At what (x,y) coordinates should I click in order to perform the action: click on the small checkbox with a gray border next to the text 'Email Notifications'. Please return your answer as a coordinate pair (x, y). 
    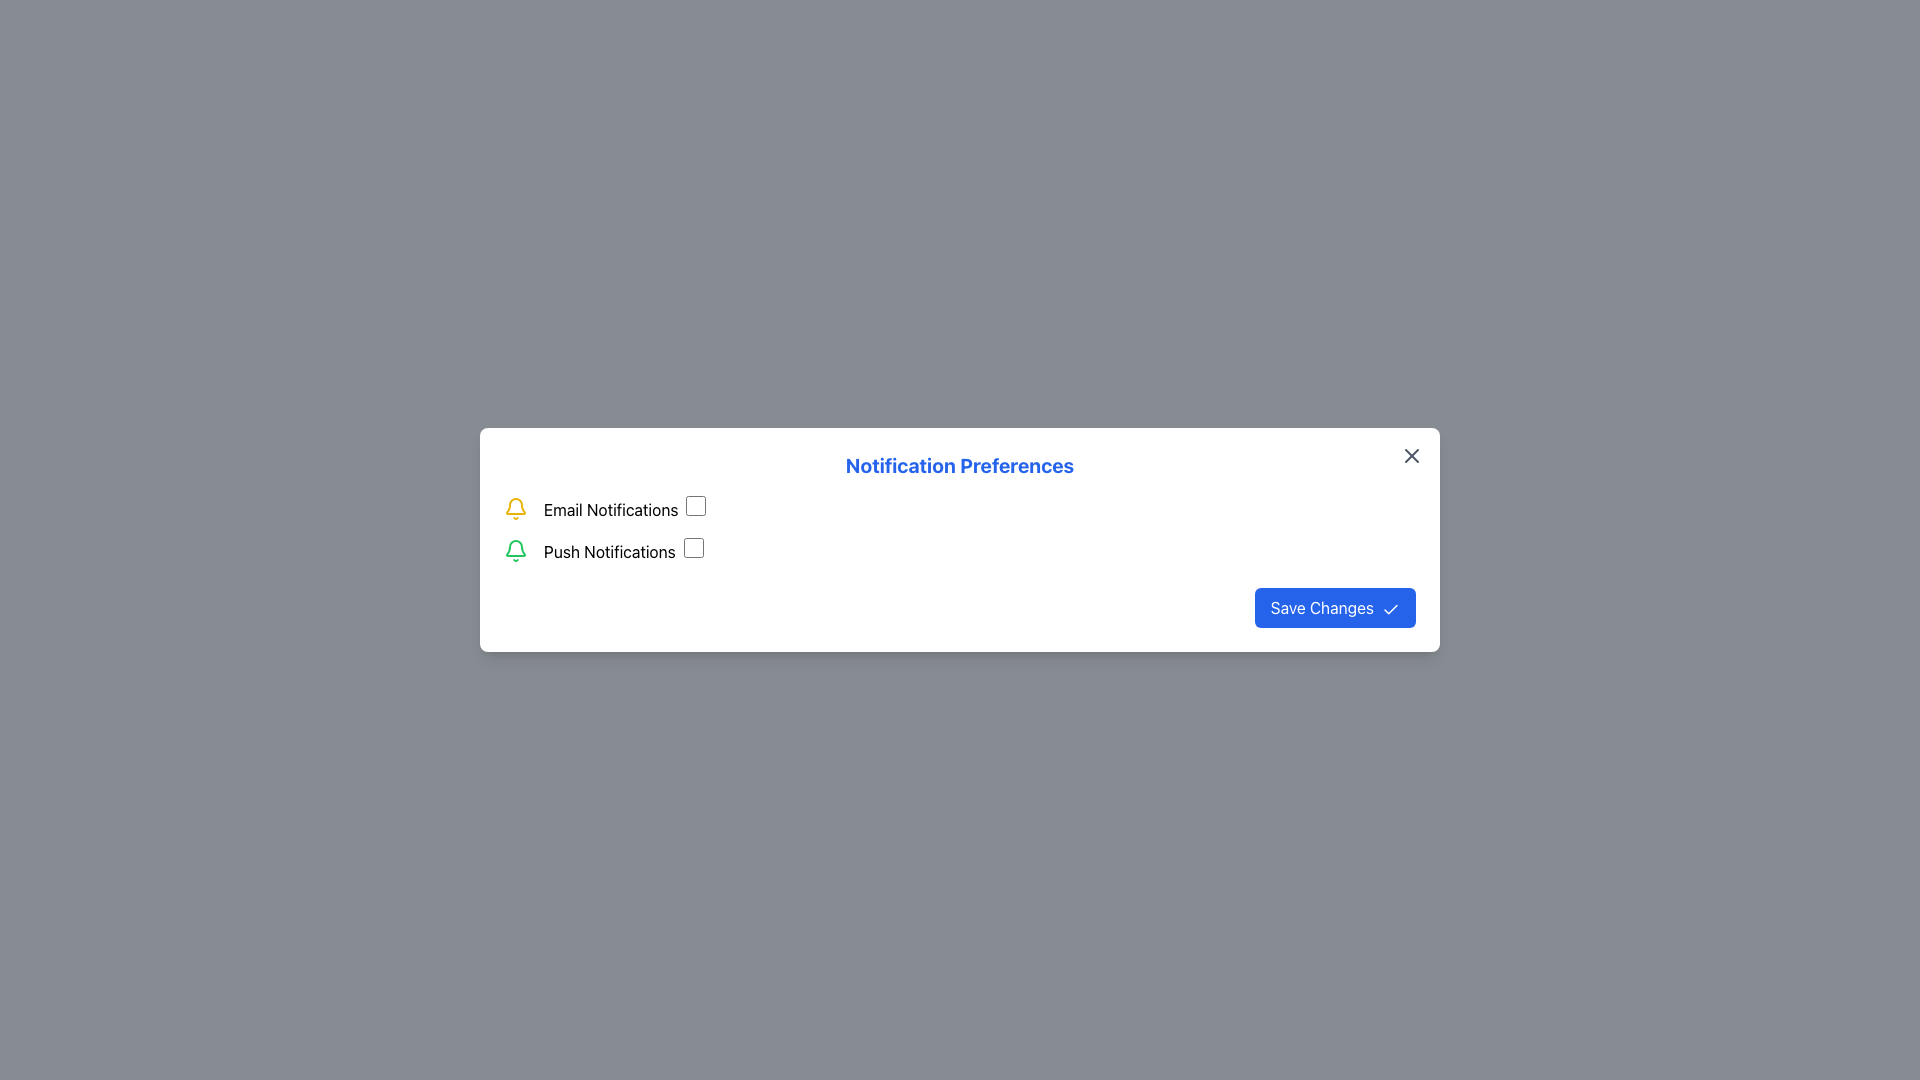
    Looking at the image, I should click on (696, 504).